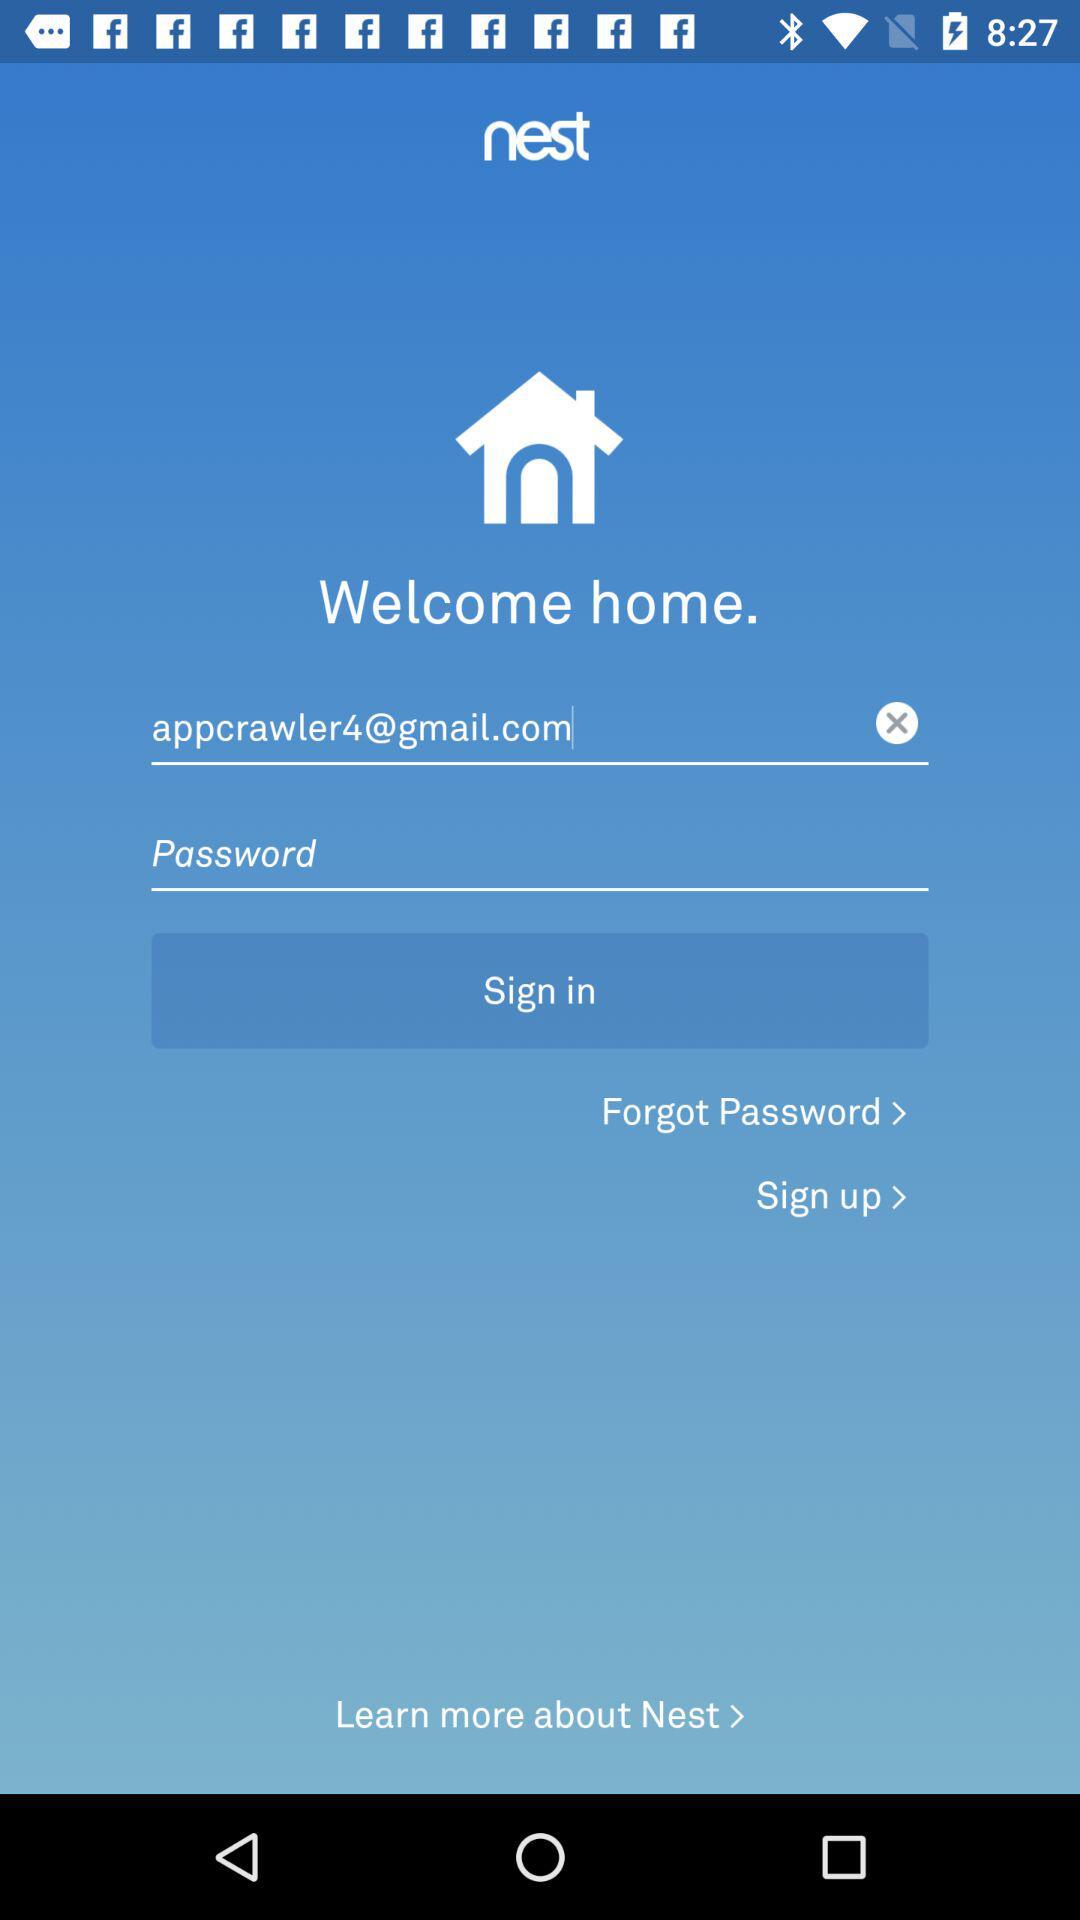  What do you see at coordinates (538, 604) in the screenshot?
I see `welcome home` at bounding box center [538, 604].